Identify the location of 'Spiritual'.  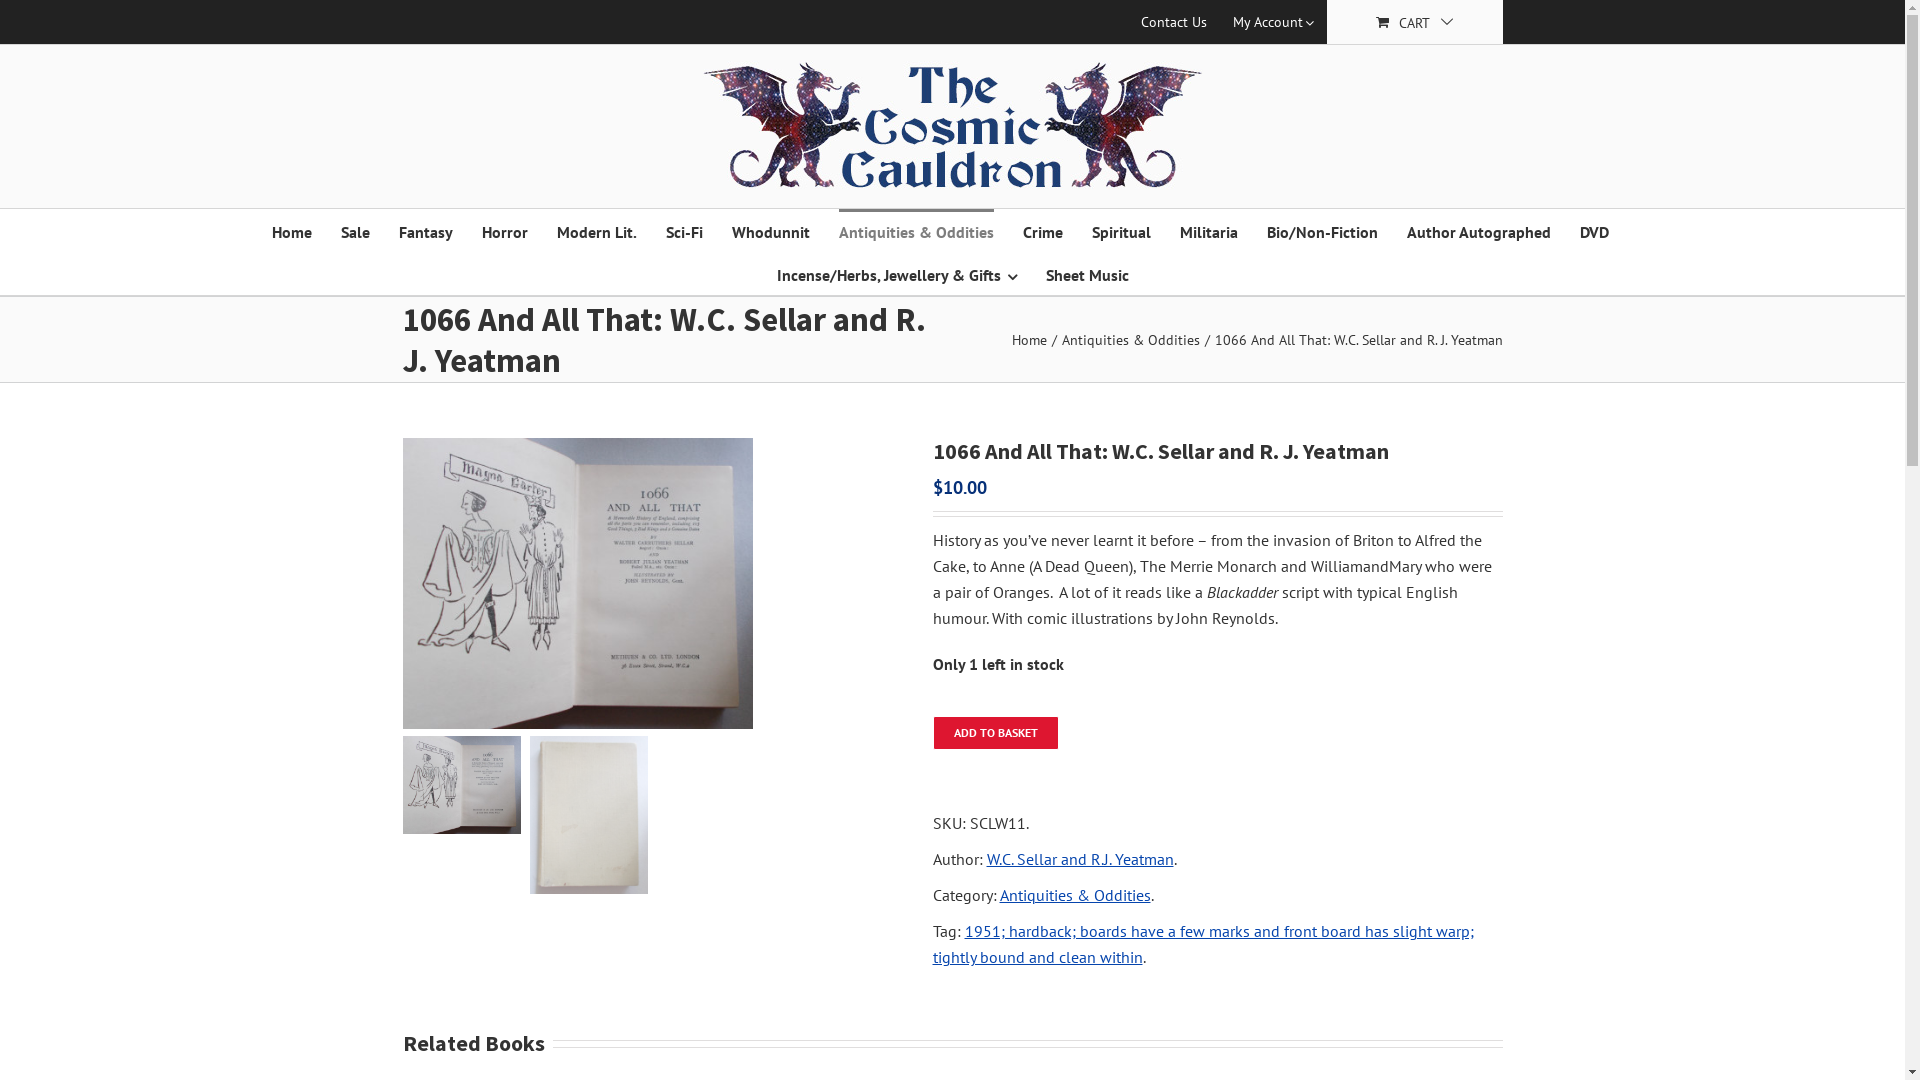
(1121, 229).